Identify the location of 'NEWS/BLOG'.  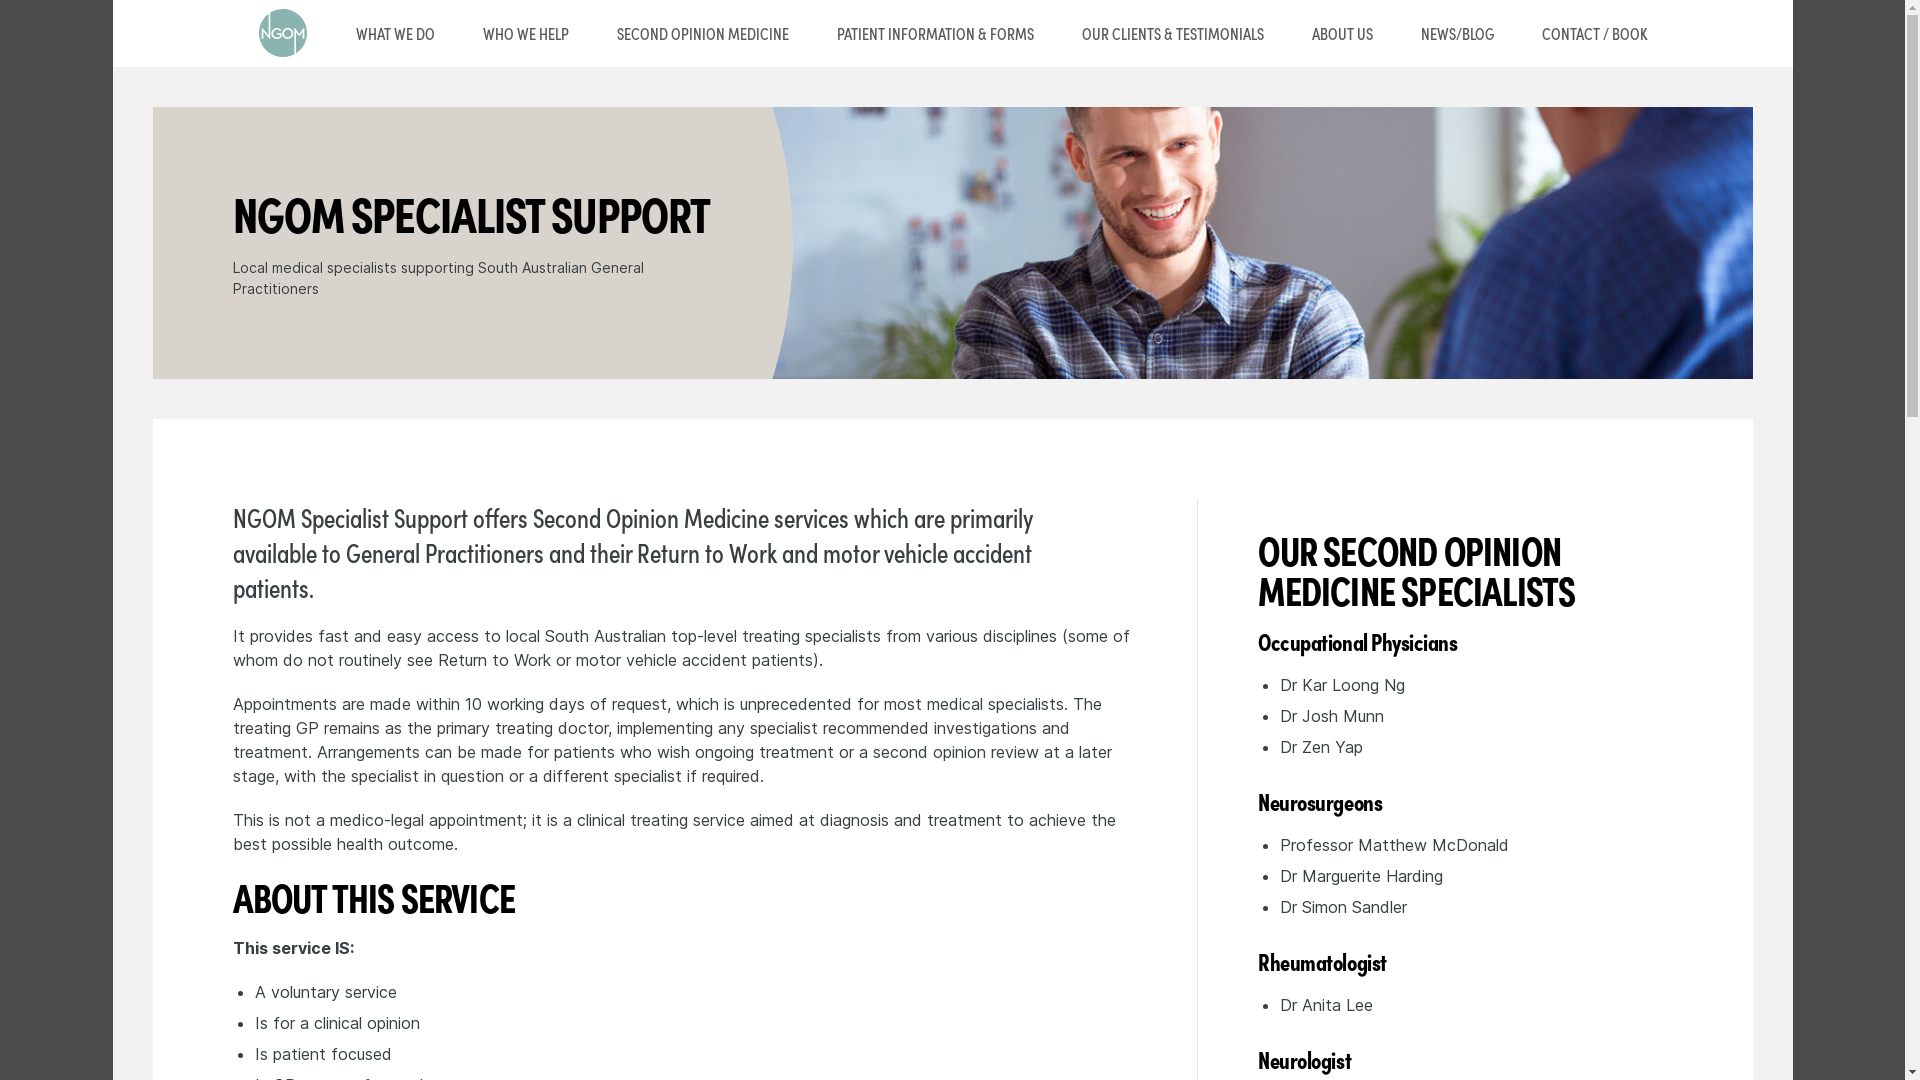
(1456, 33).